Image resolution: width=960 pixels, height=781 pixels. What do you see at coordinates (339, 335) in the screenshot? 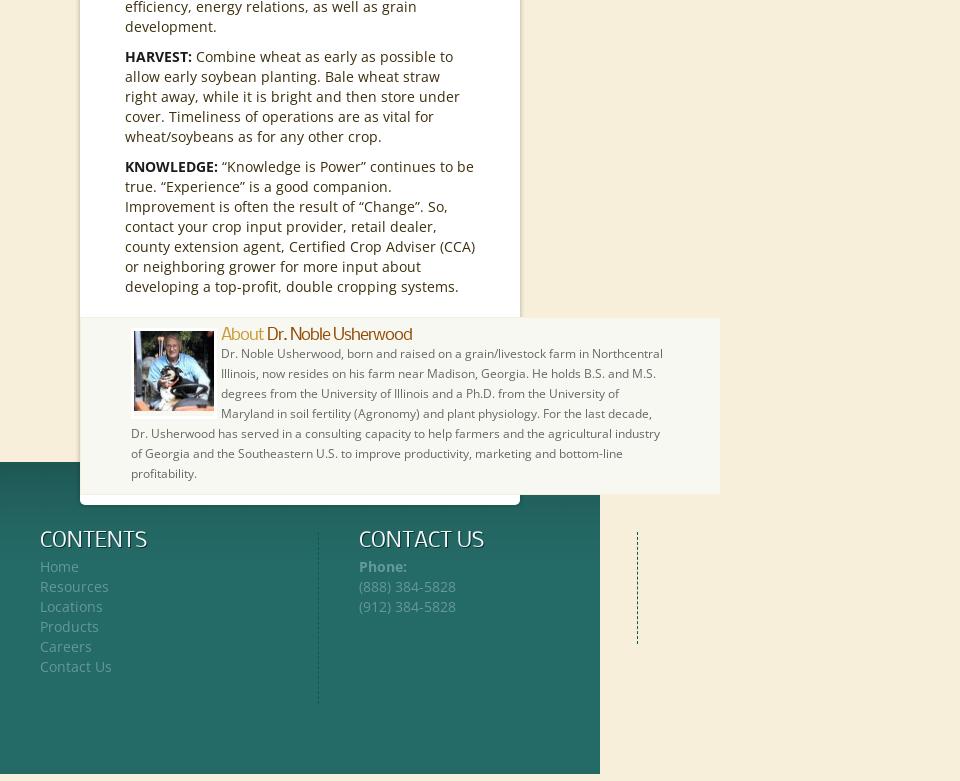
I see `'Dr. Noble Usherwood'` at bounding box center [339, 335].